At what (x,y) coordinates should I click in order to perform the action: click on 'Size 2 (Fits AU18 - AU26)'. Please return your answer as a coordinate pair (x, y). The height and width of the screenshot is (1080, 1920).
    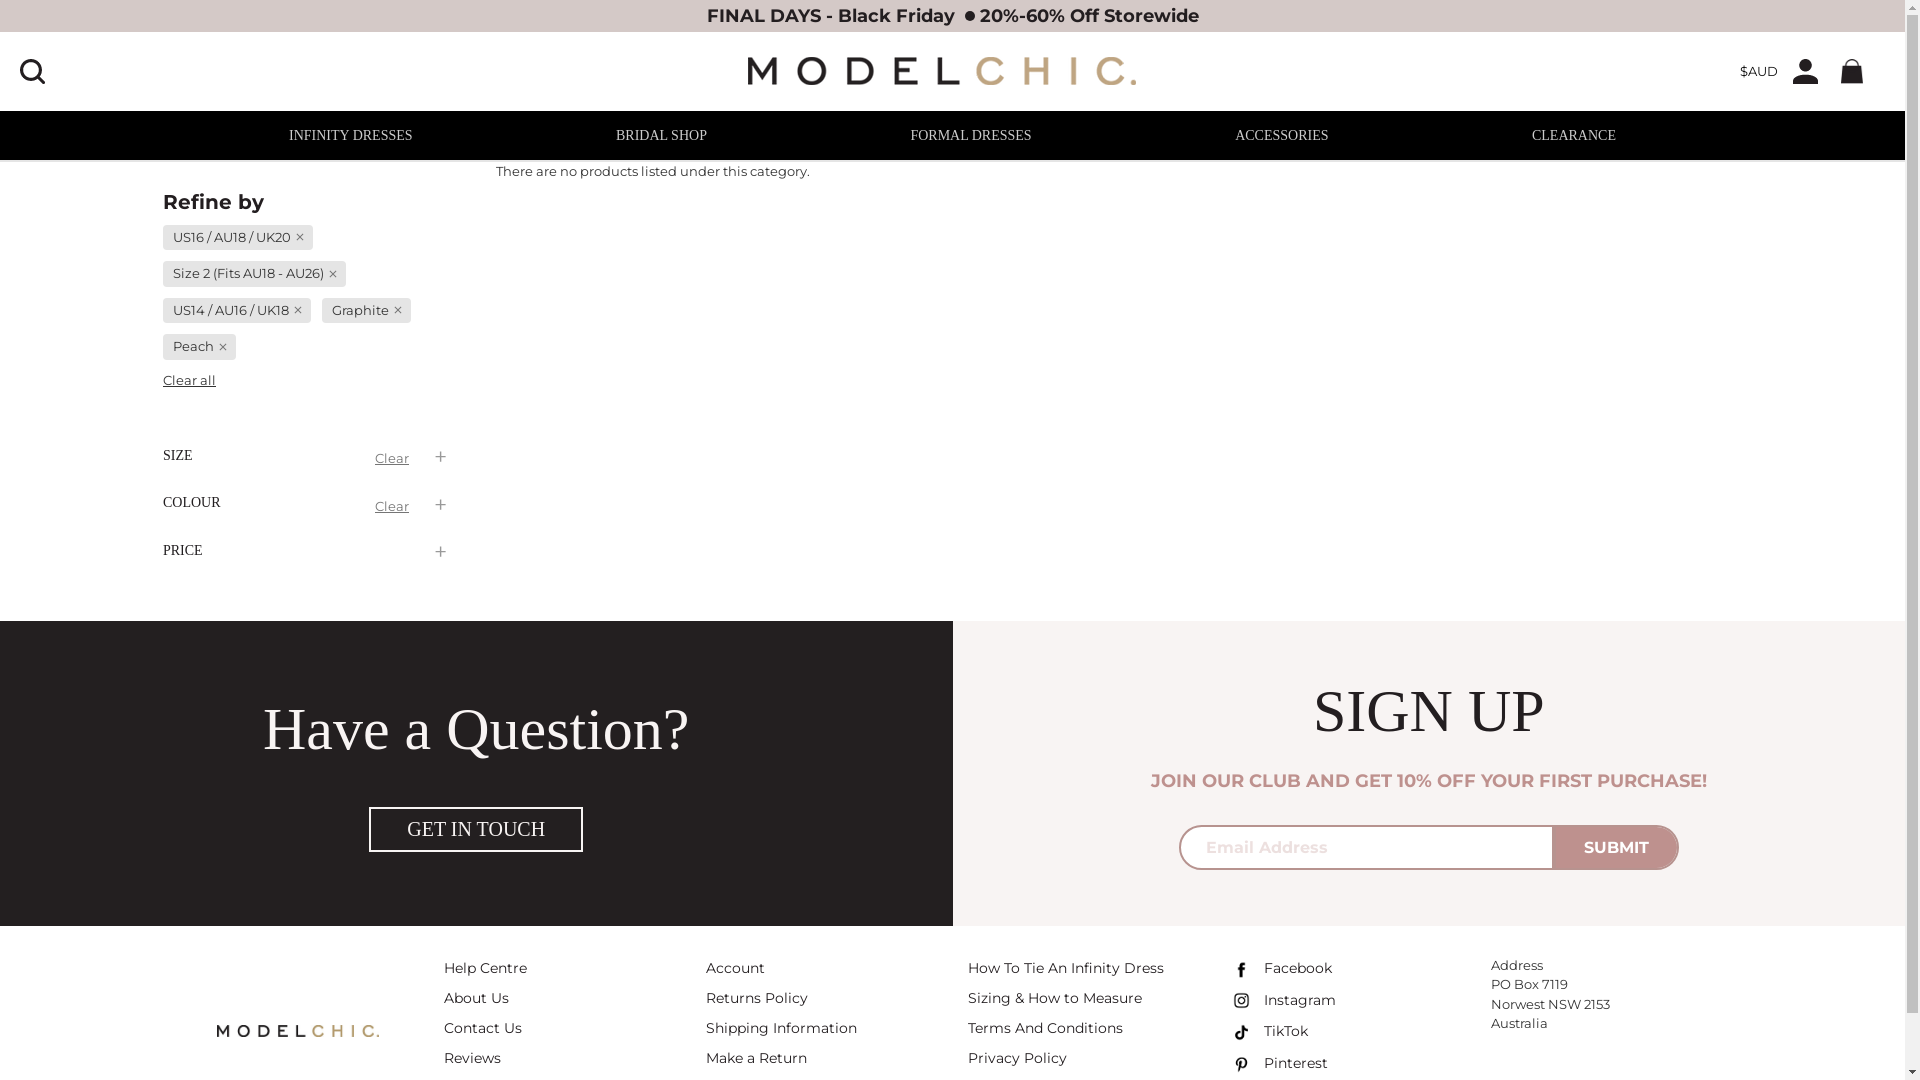
    Looking at the image, I should click on (253, 273).